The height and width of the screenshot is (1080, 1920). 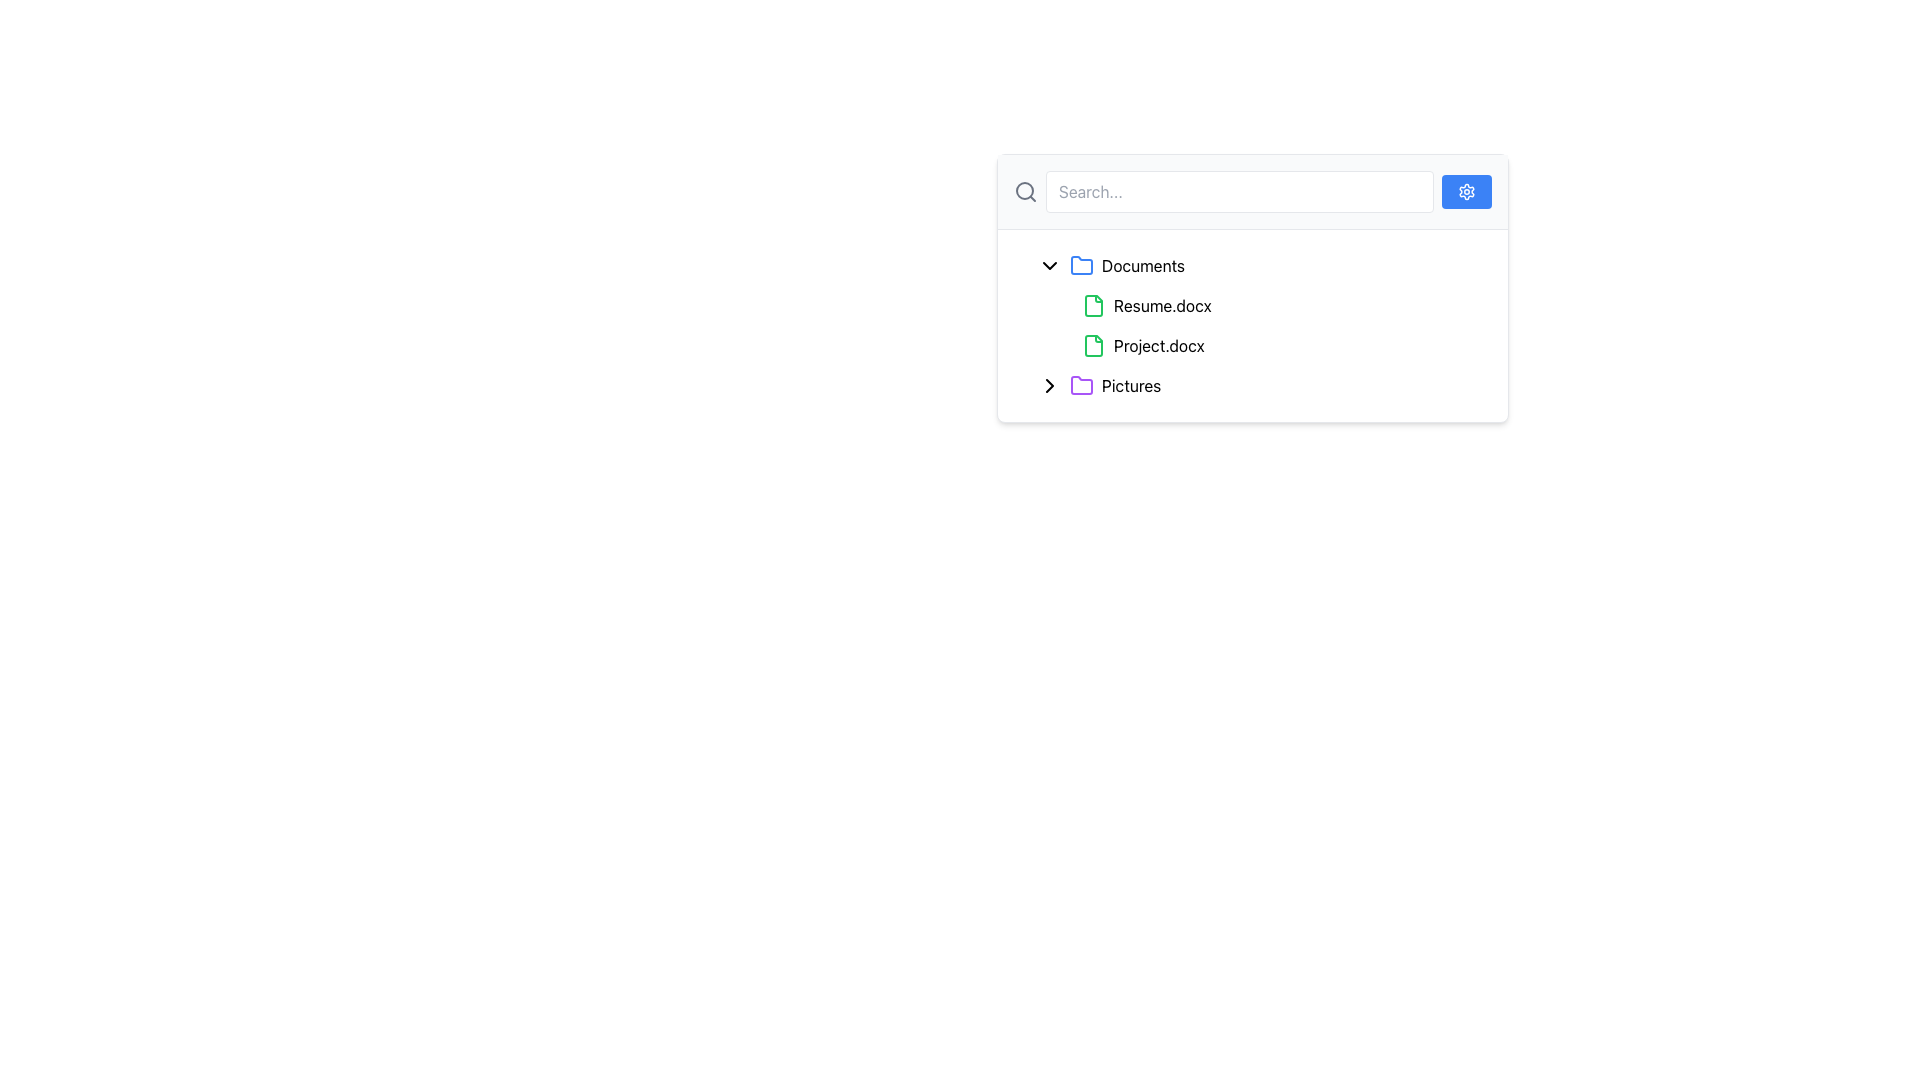 I want to click on the chevron-right arrow icon, so click(x=1049, y=385).